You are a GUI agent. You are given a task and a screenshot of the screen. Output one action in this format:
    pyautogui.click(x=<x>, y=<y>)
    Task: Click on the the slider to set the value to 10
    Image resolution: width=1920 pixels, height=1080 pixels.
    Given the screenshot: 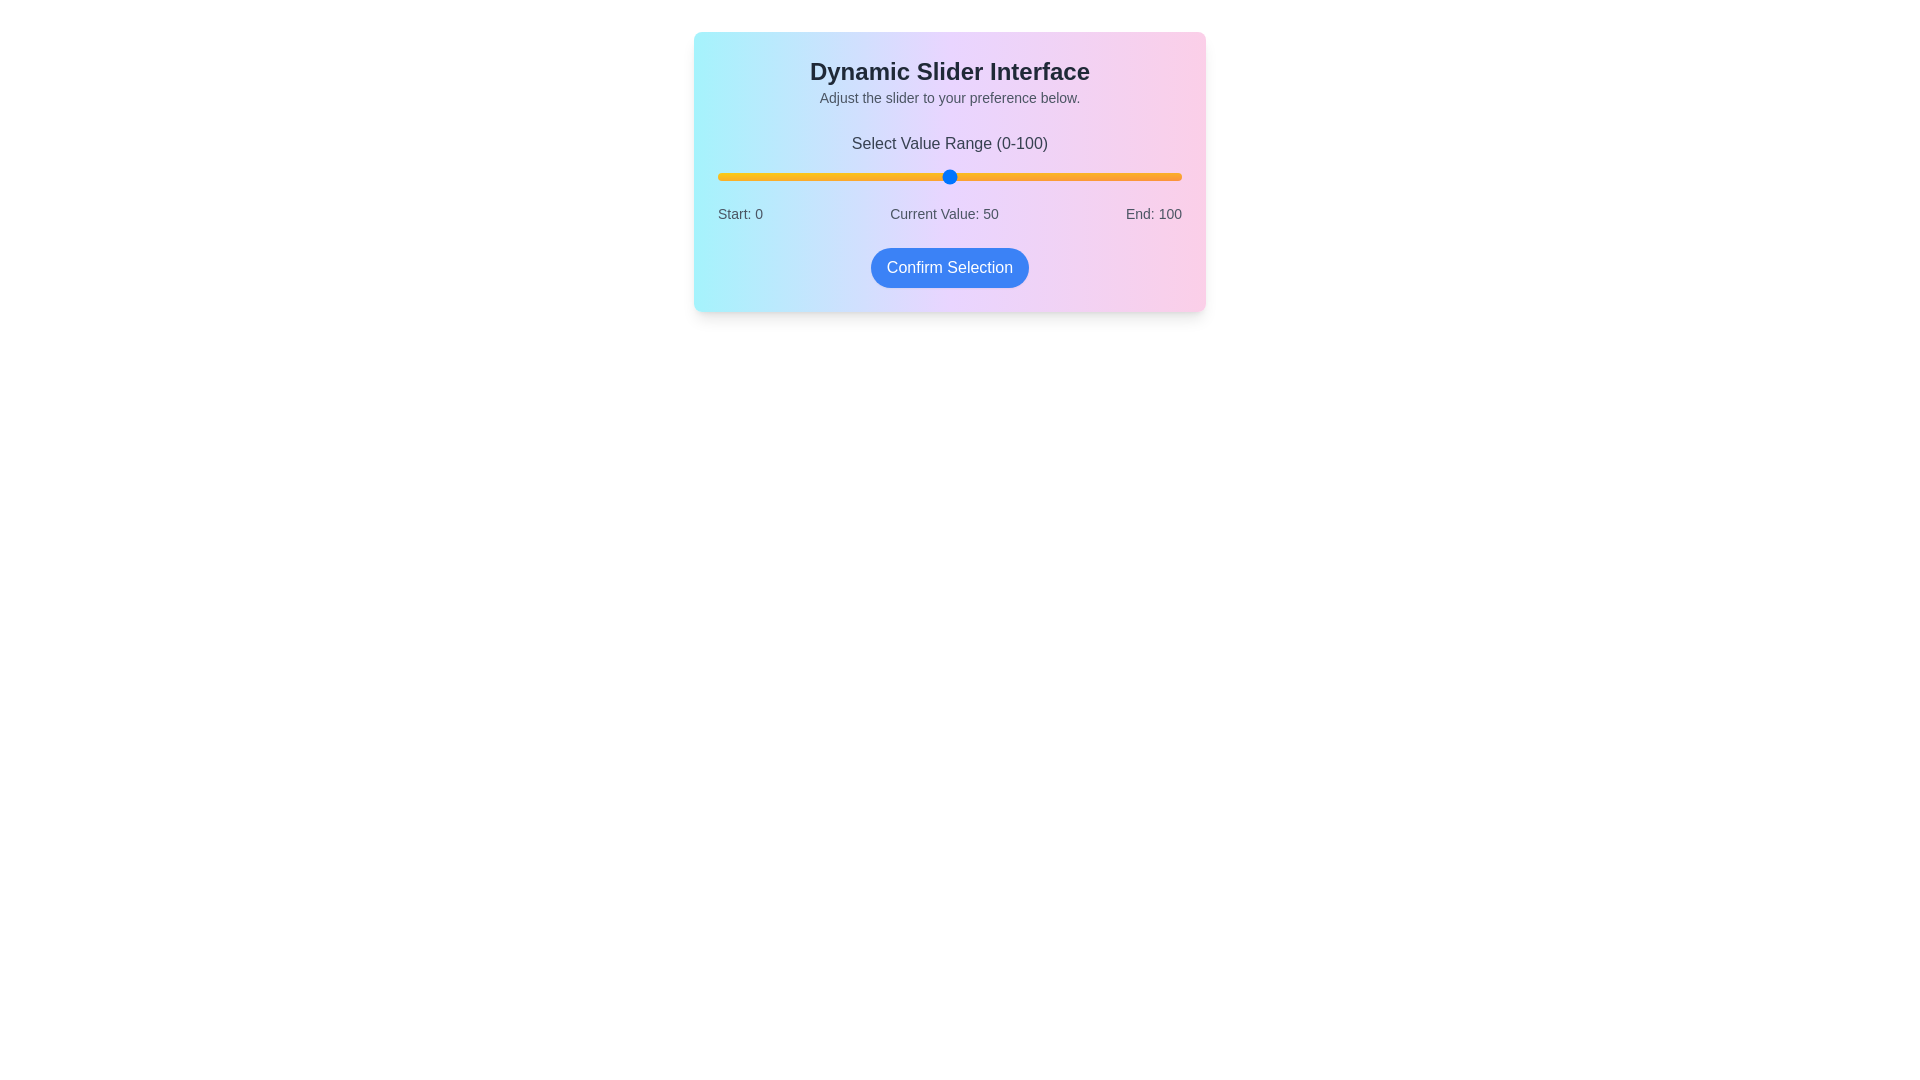 What is the action you would take?
    pyautogui.click(x=763, y=176)
    